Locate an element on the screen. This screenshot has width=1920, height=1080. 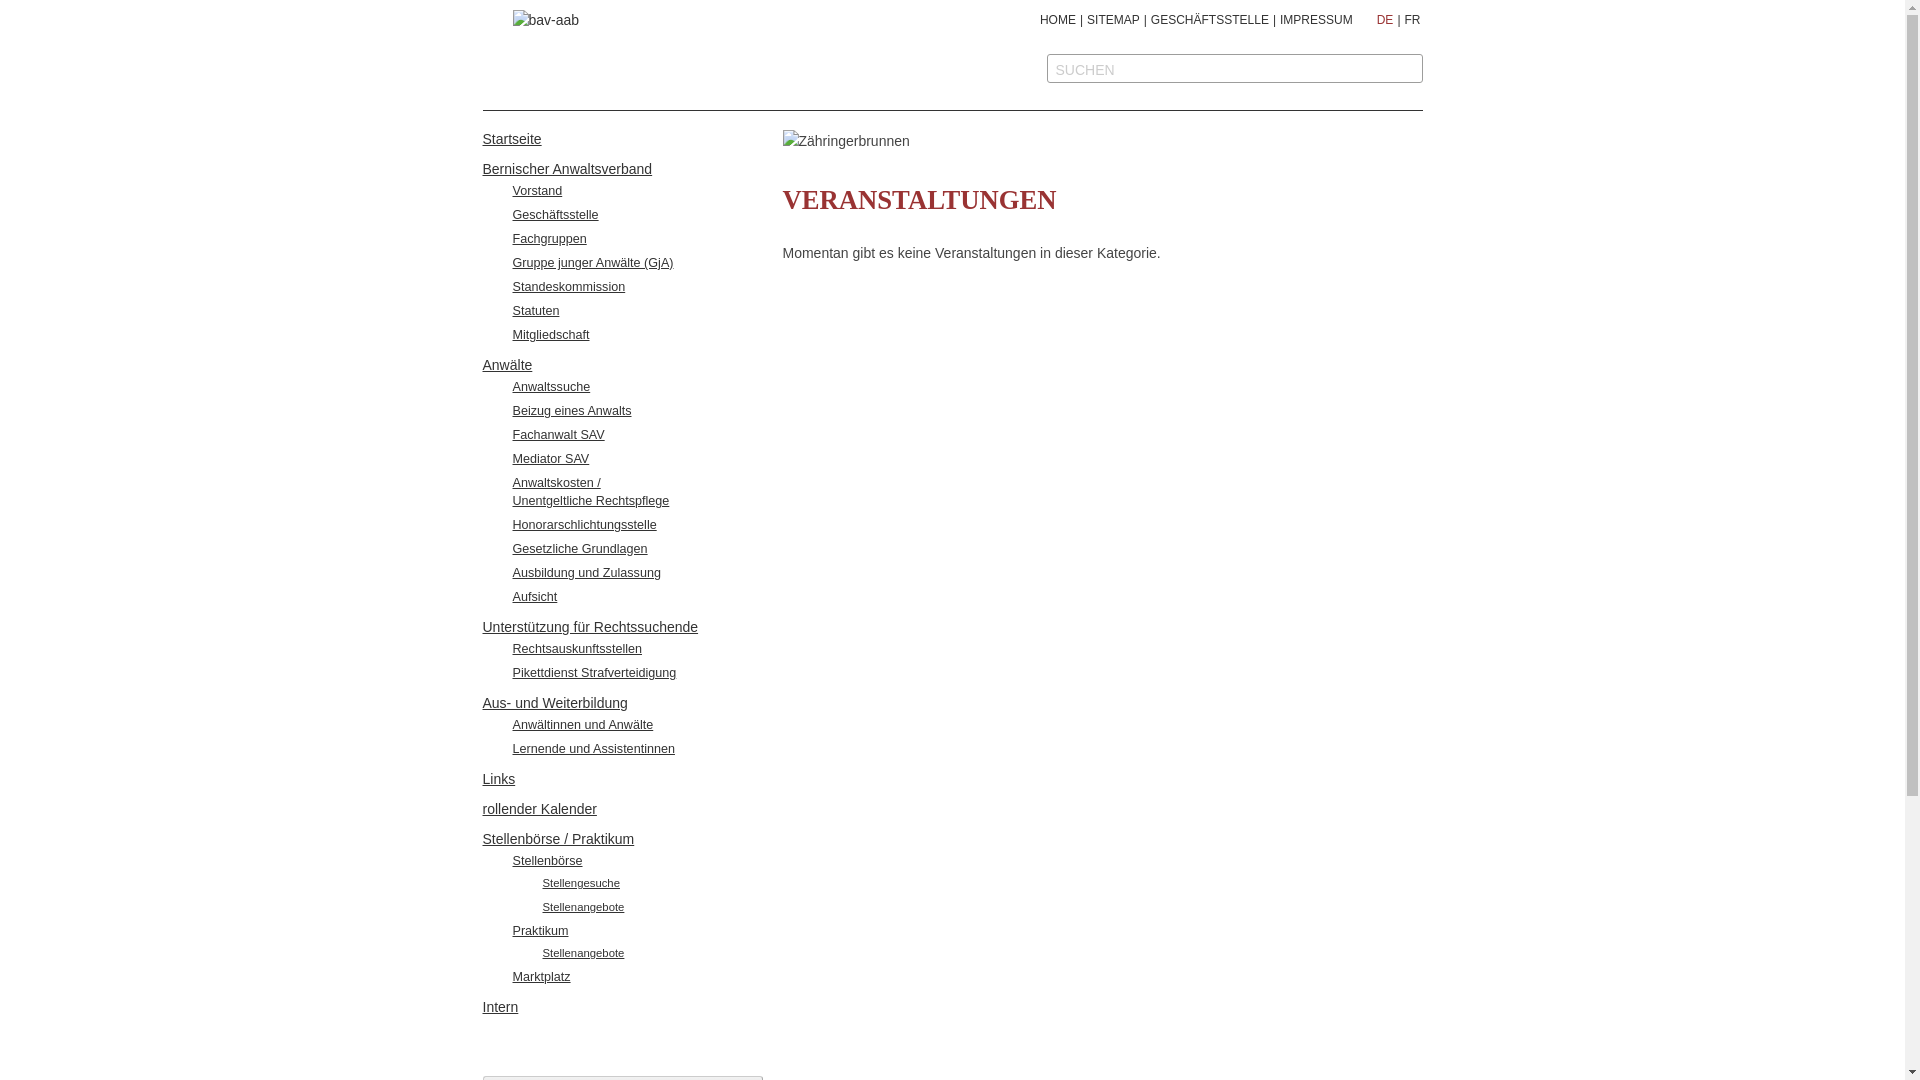
'Links' is located at coordinates (498, 778).